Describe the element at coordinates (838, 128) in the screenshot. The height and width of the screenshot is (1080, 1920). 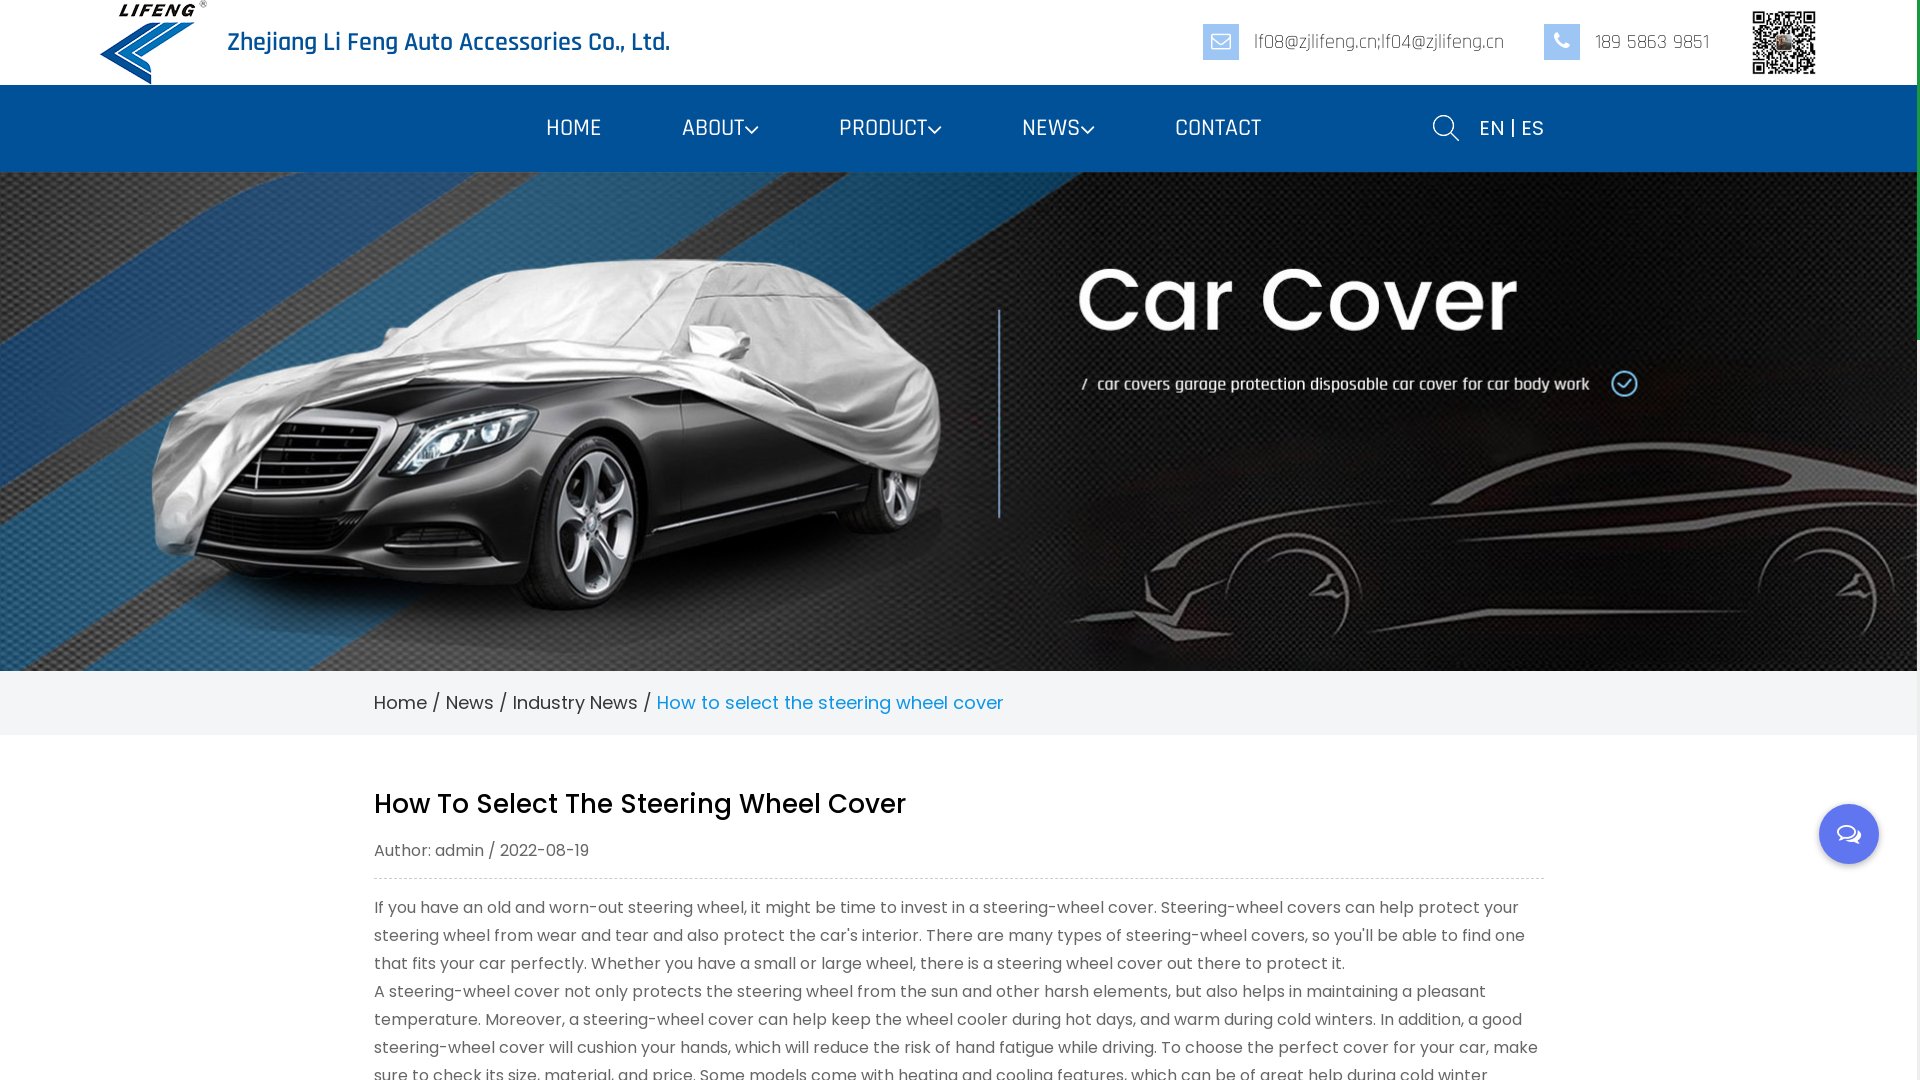
I see `'PRODUCT'` at that location.